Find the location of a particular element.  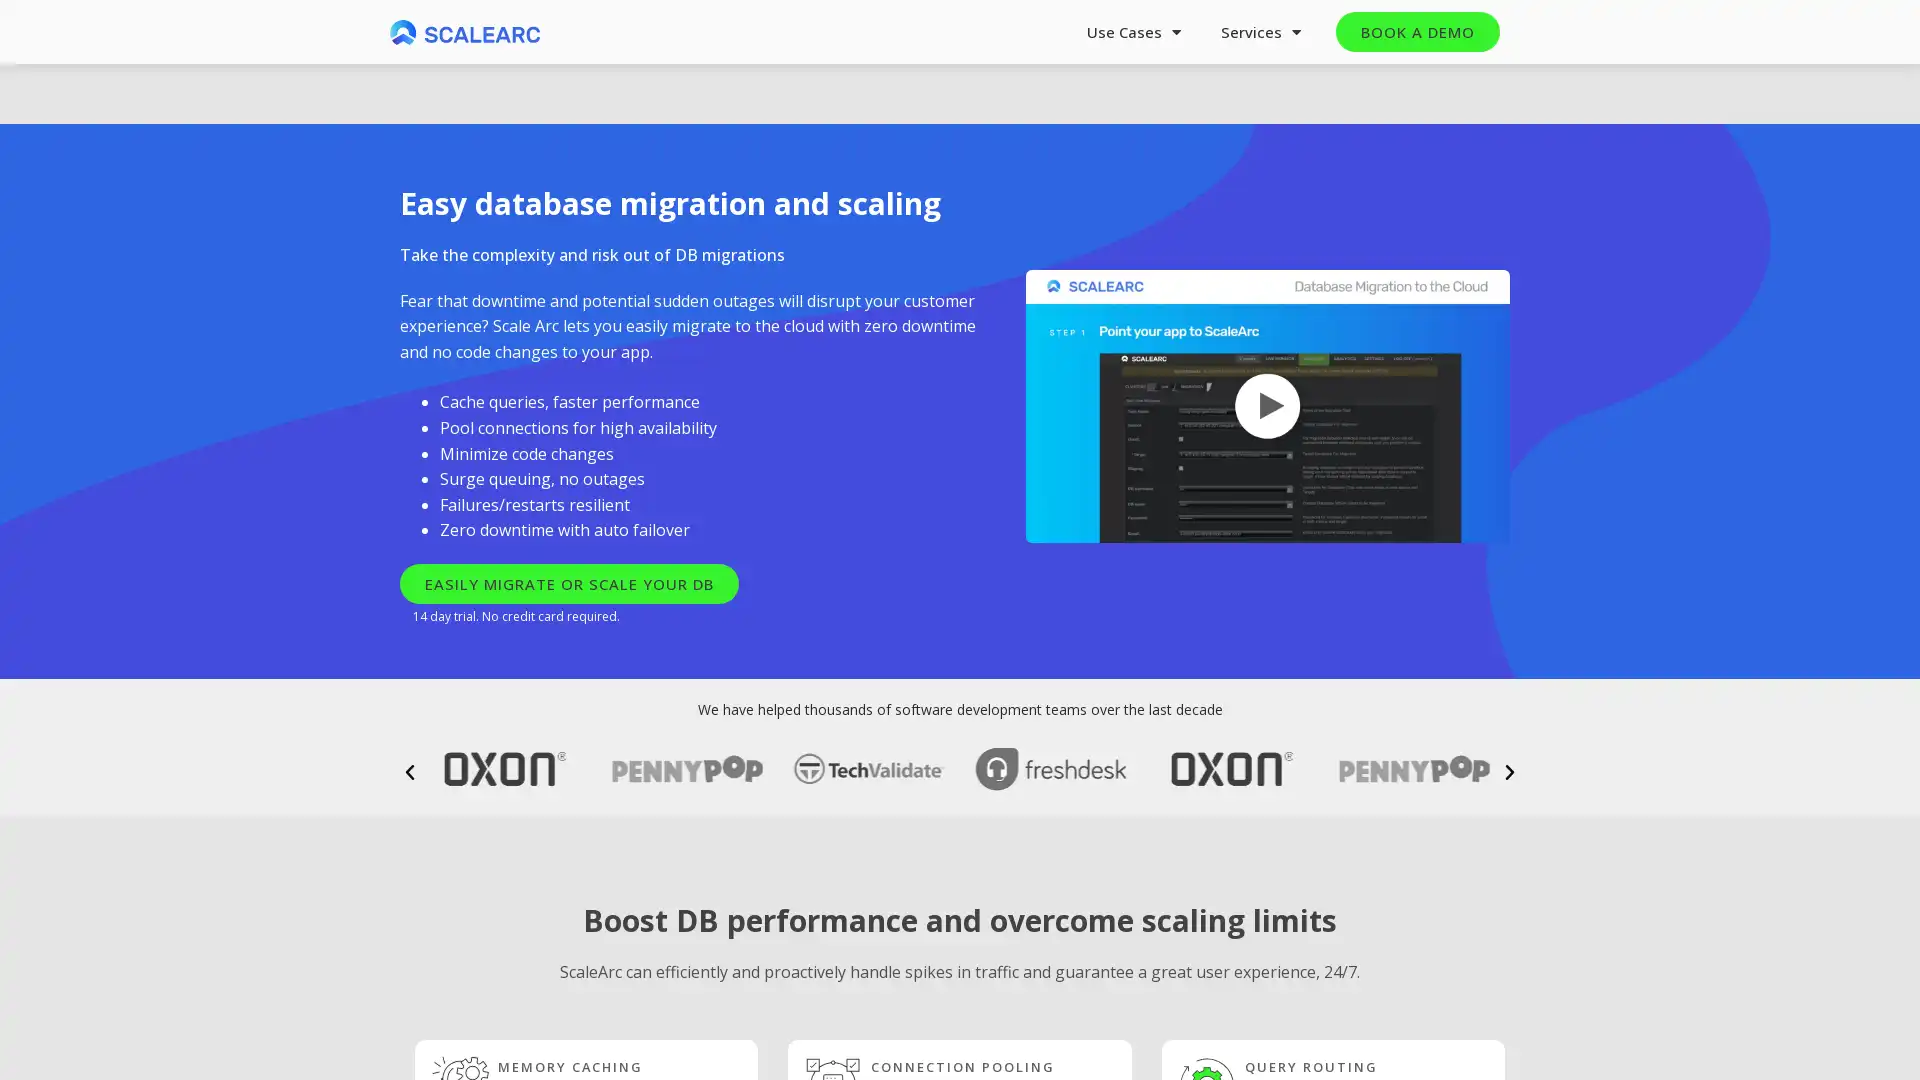

Next slide is located at coordinates (1510, 771).